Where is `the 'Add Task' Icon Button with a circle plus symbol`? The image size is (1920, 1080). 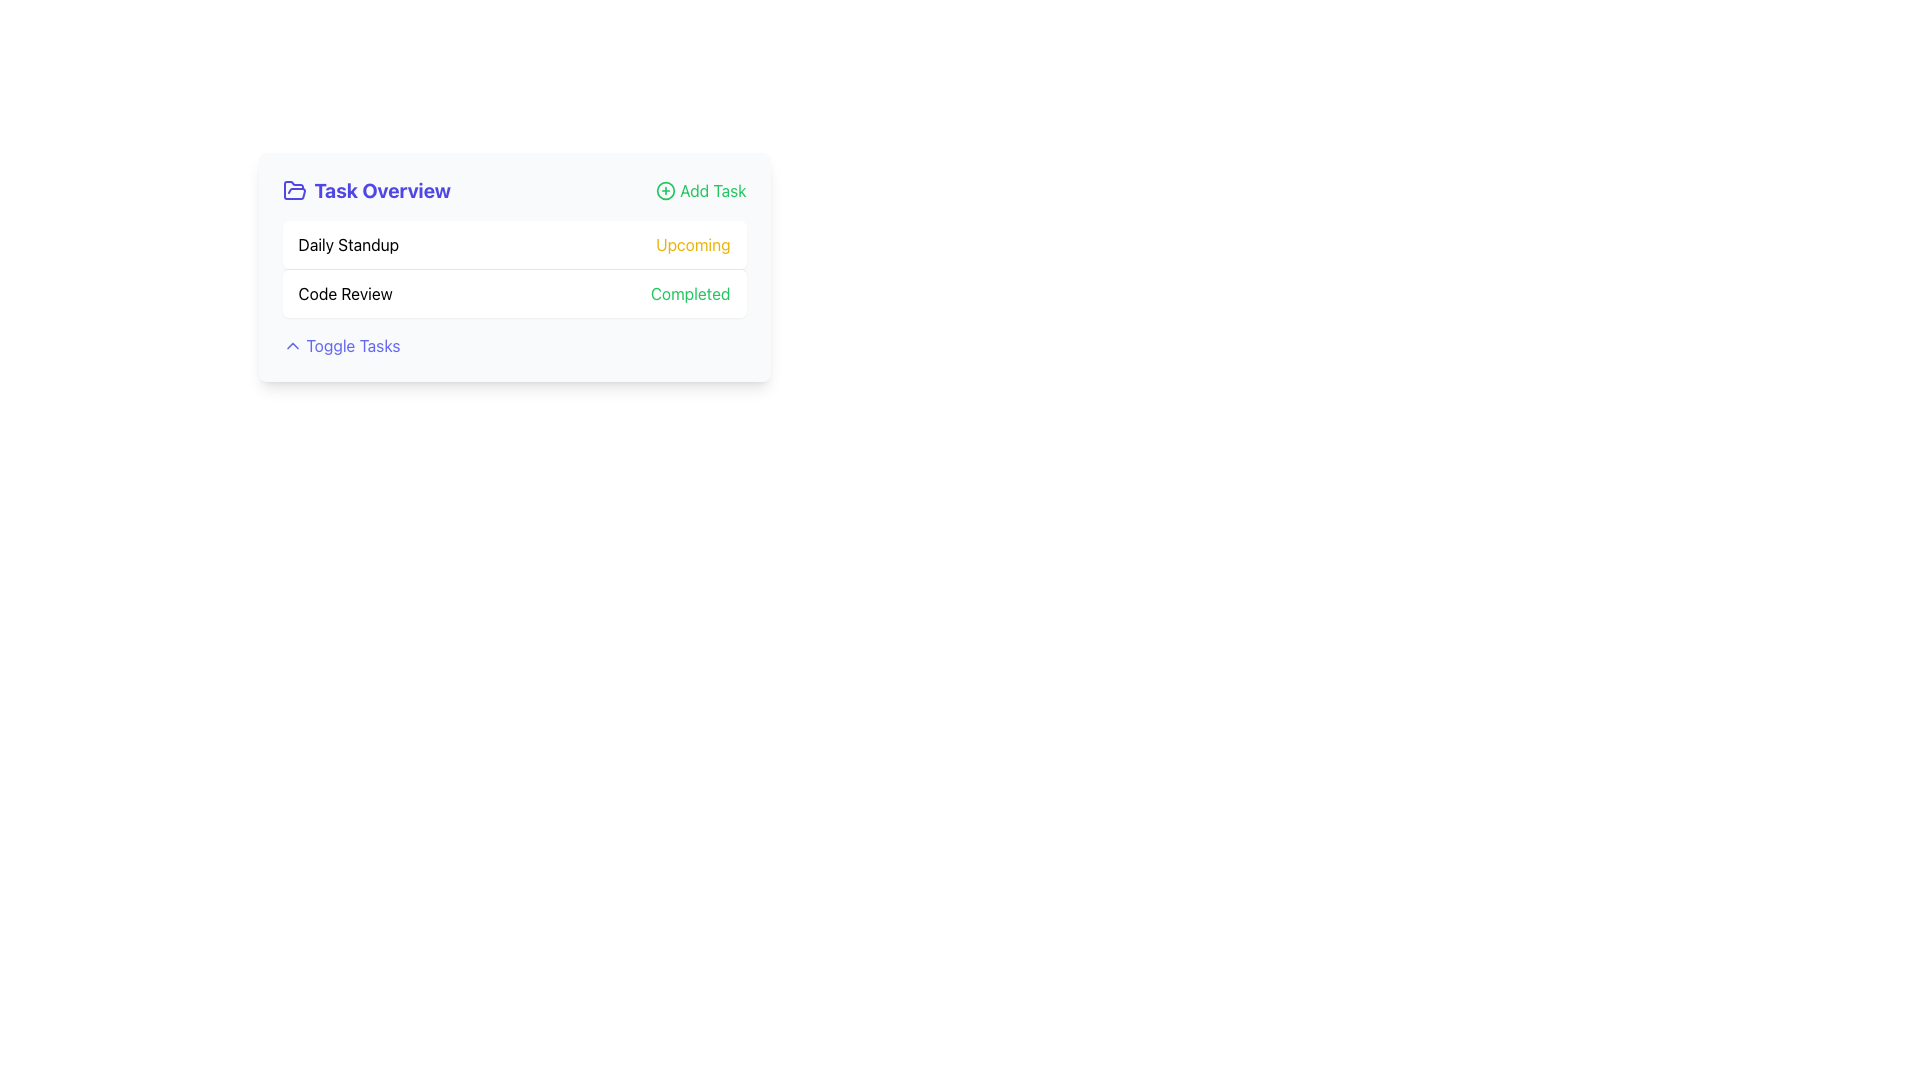
the 'Add Task' Icon Button with a circle plus symbol is located at coordinates (666, 191).